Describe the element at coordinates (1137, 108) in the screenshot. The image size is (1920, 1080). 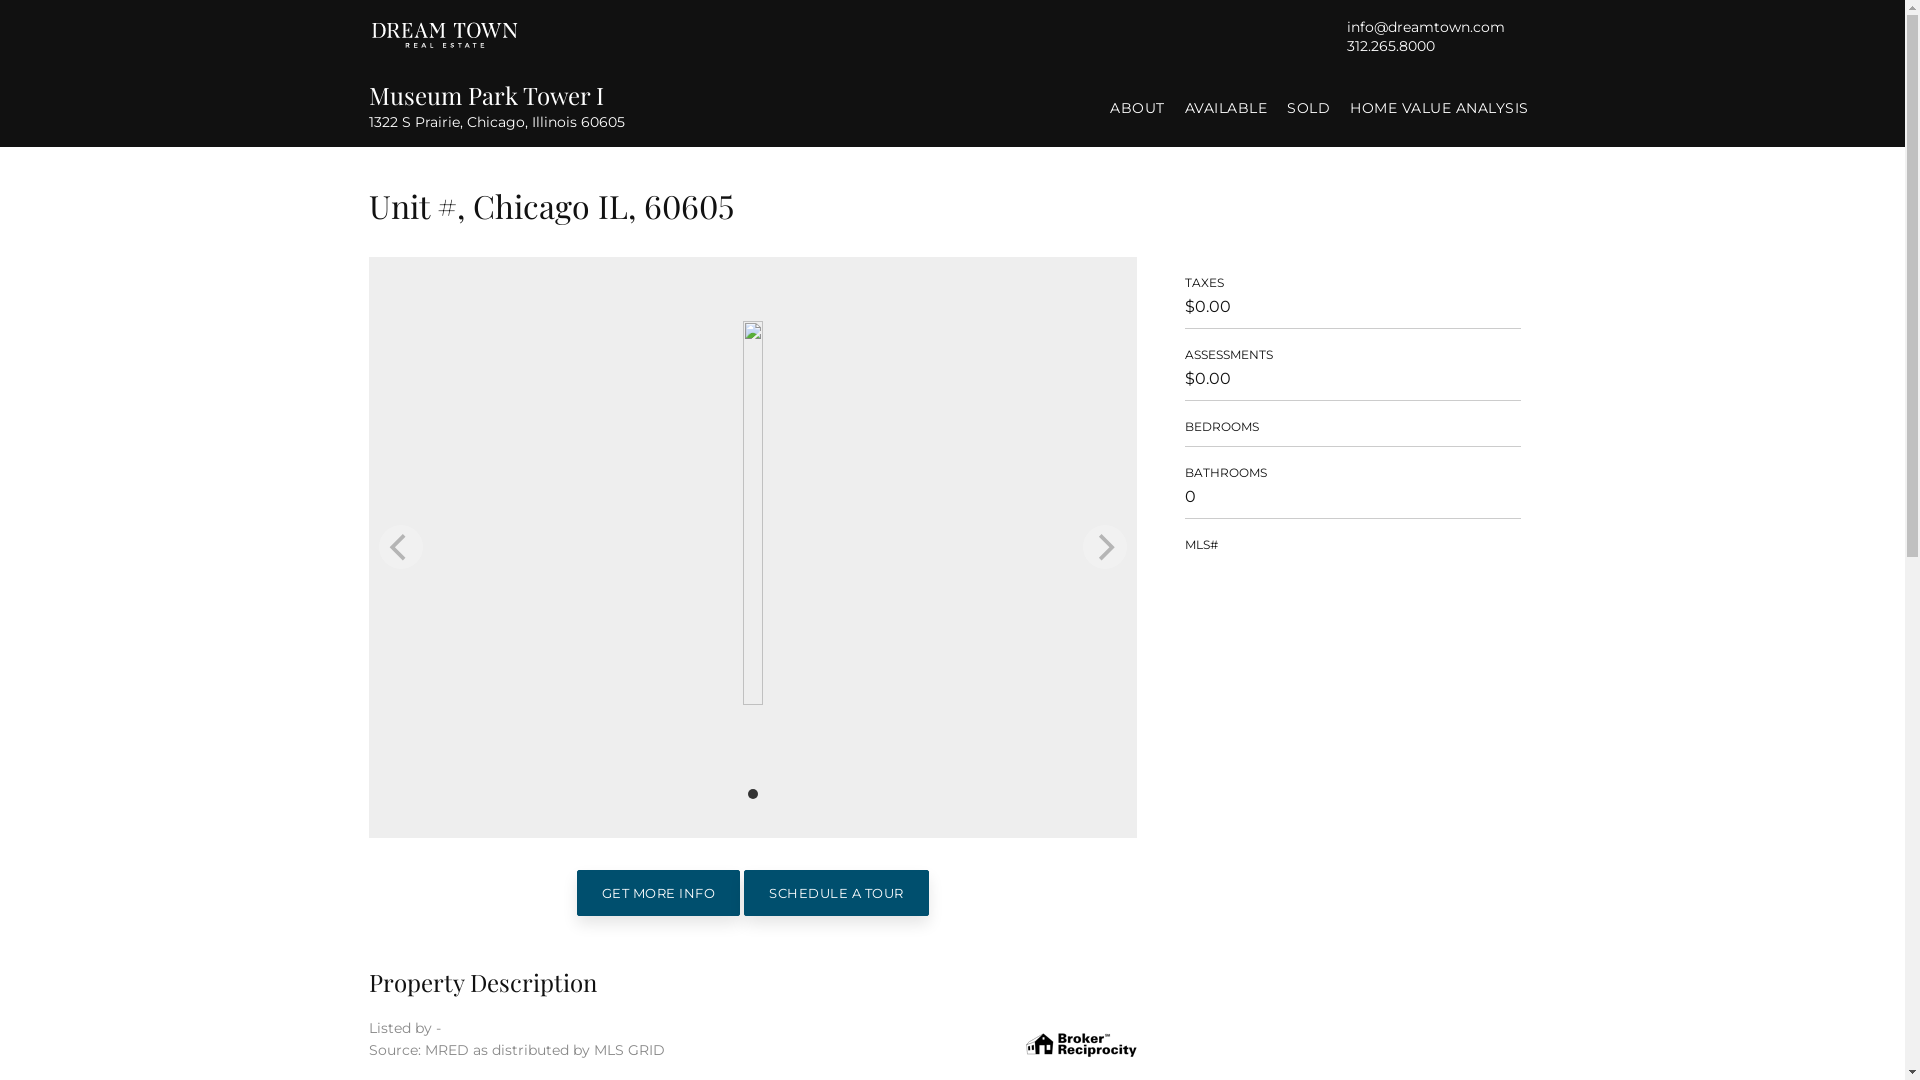
I see `'ABOUT'` at that location.